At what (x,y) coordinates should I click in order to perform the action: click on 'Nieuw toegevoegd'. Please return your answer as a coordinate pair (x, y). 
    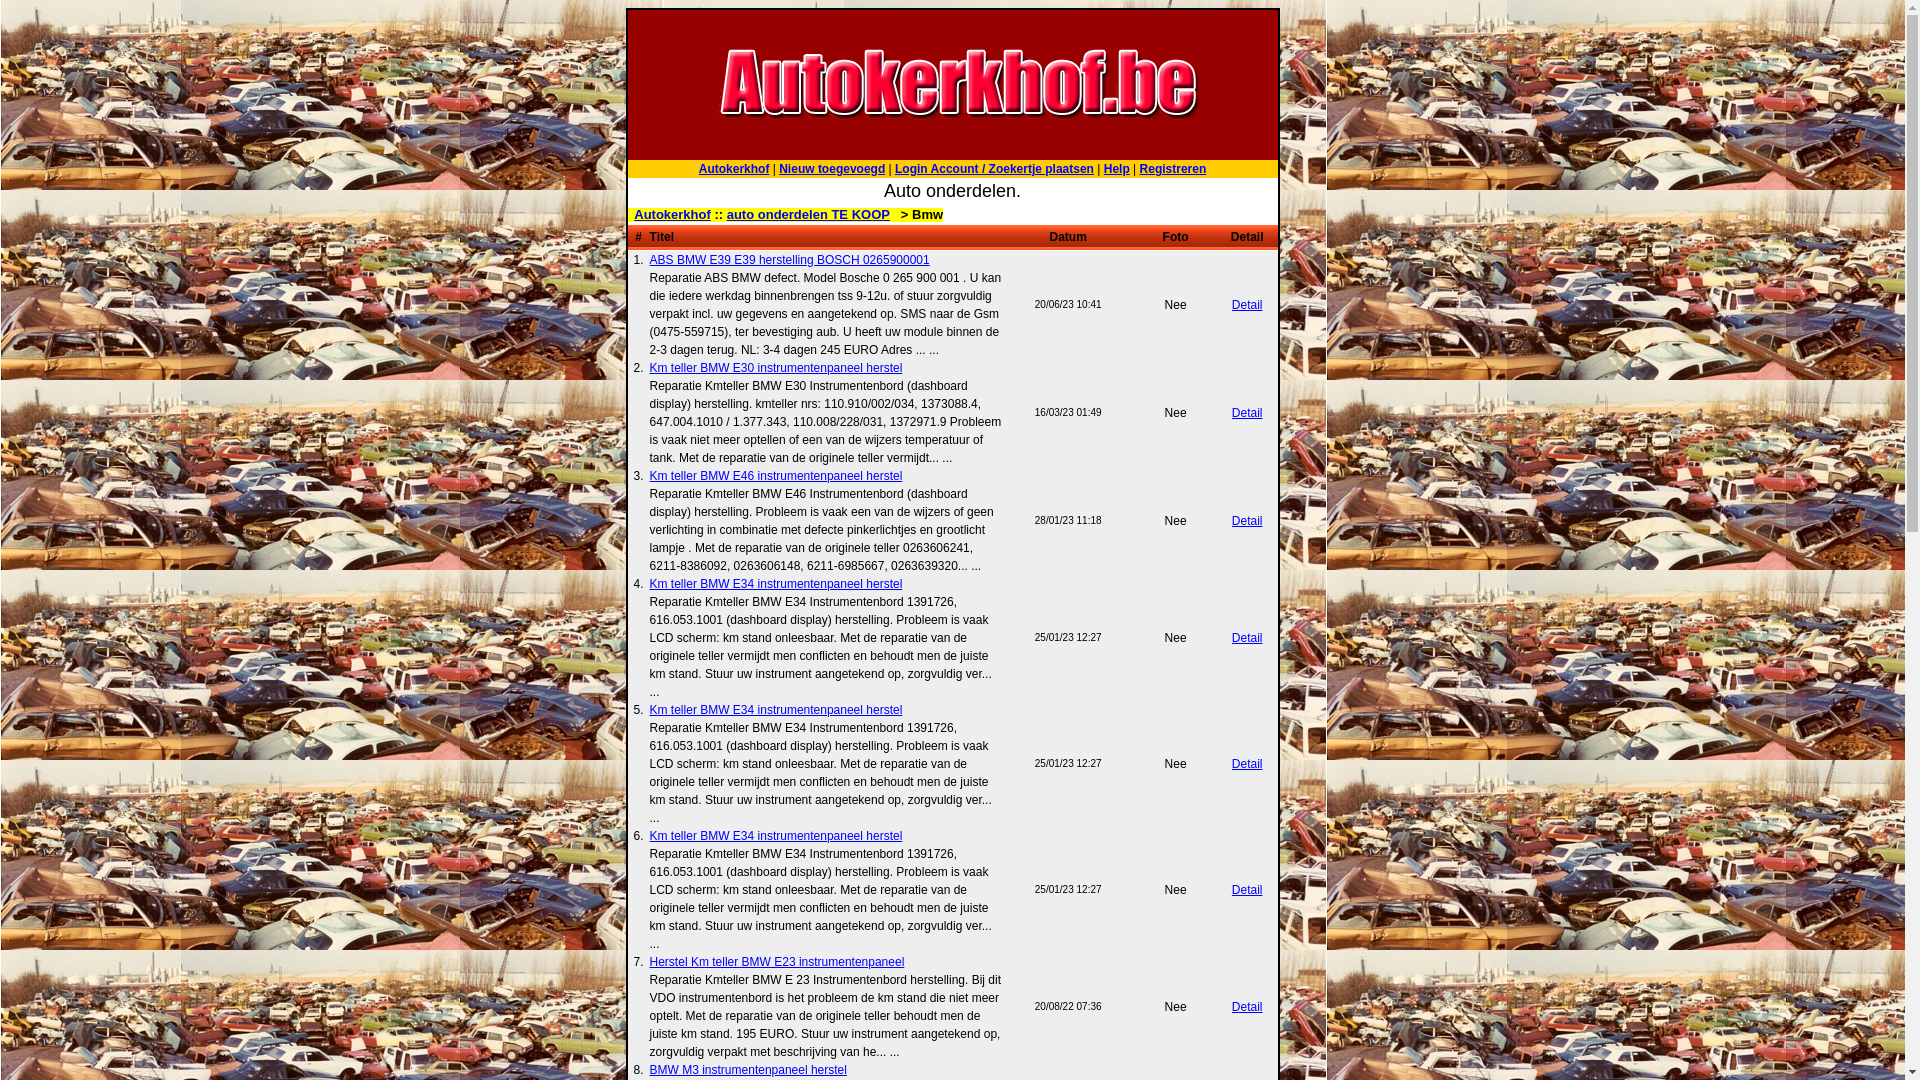
    Looking at the image, I should click on (831, 168).